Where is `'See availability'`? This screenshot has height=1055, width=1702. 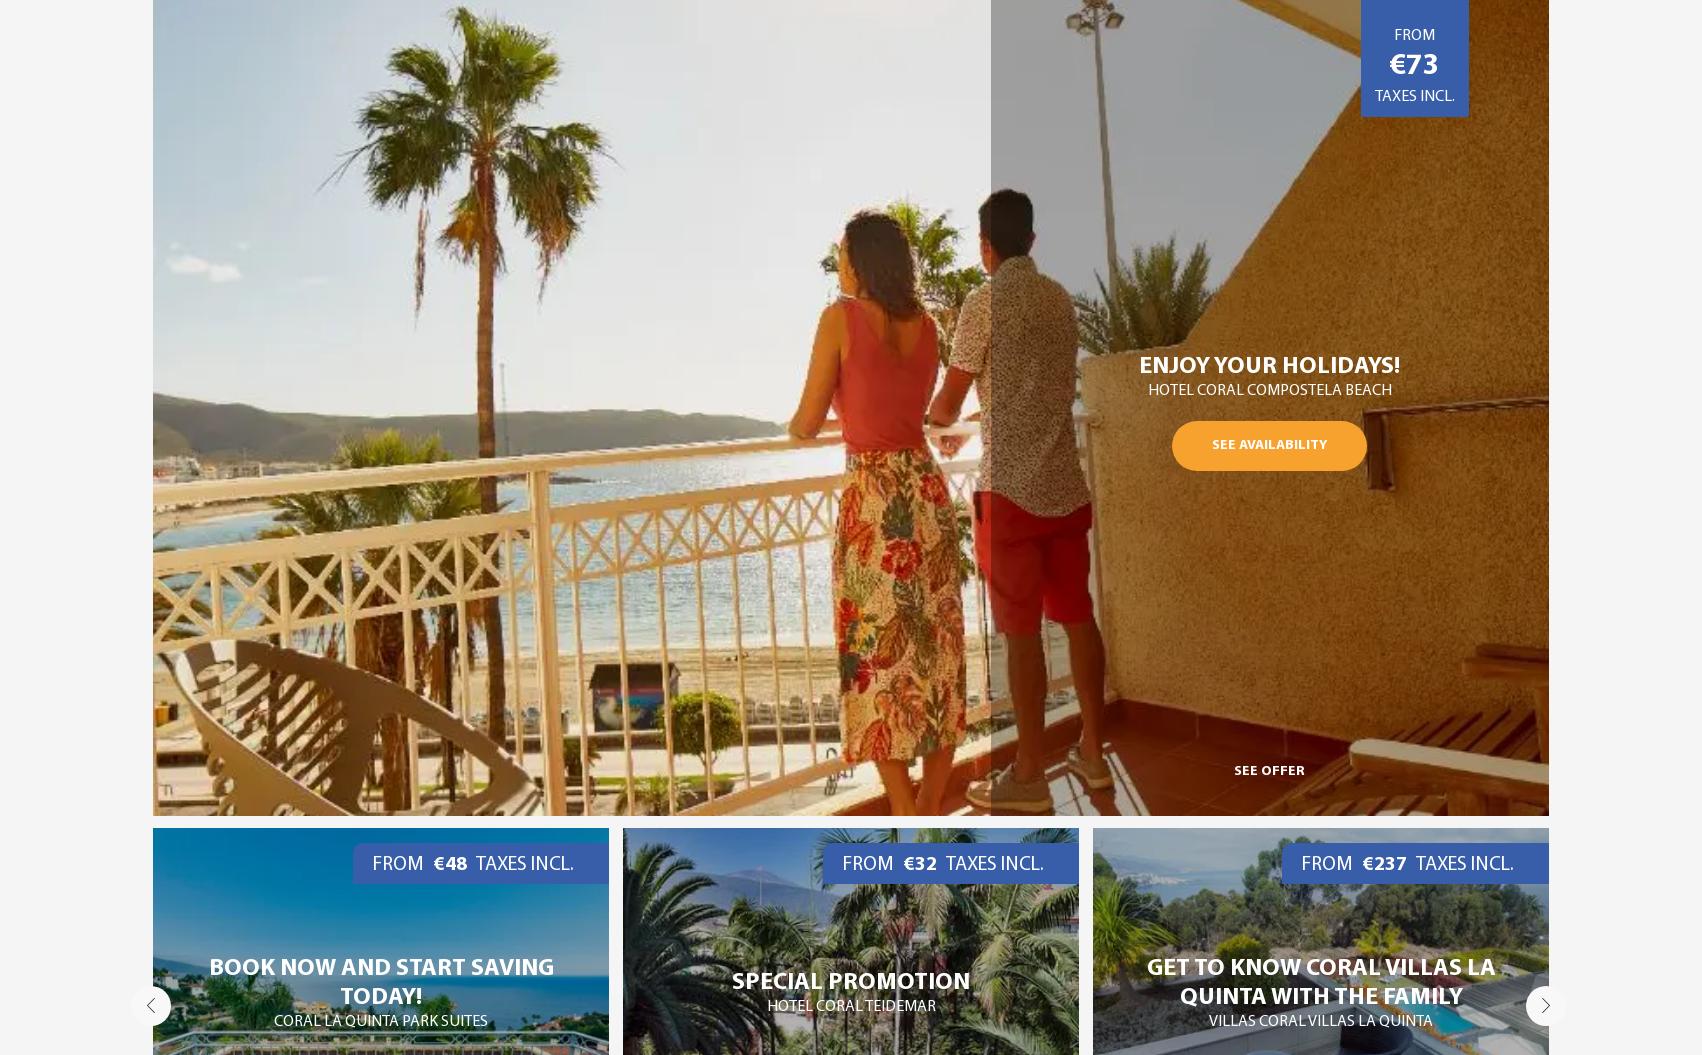
'See availability' is located at coordinates (1211, 443).